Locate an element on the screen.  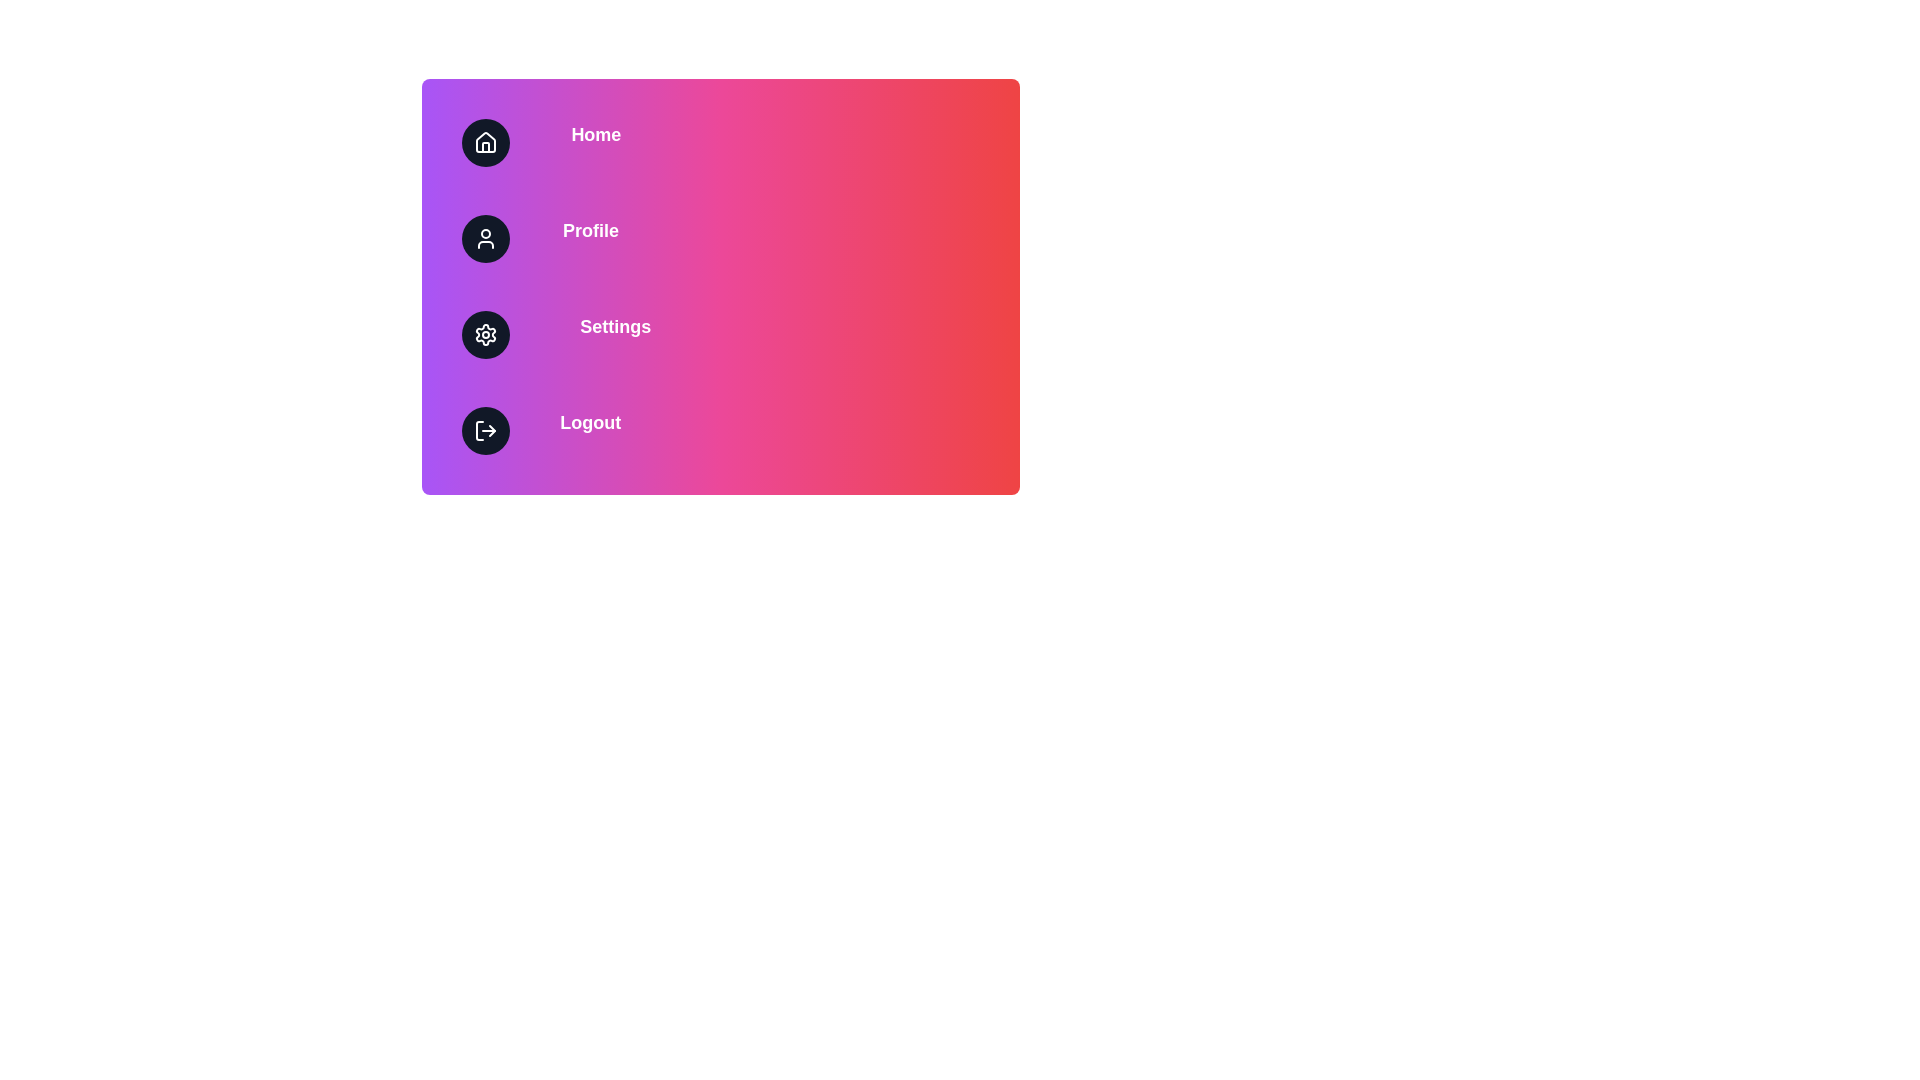
the menu item labeled Settings to reveal its description is located at coordinates (720, 334).